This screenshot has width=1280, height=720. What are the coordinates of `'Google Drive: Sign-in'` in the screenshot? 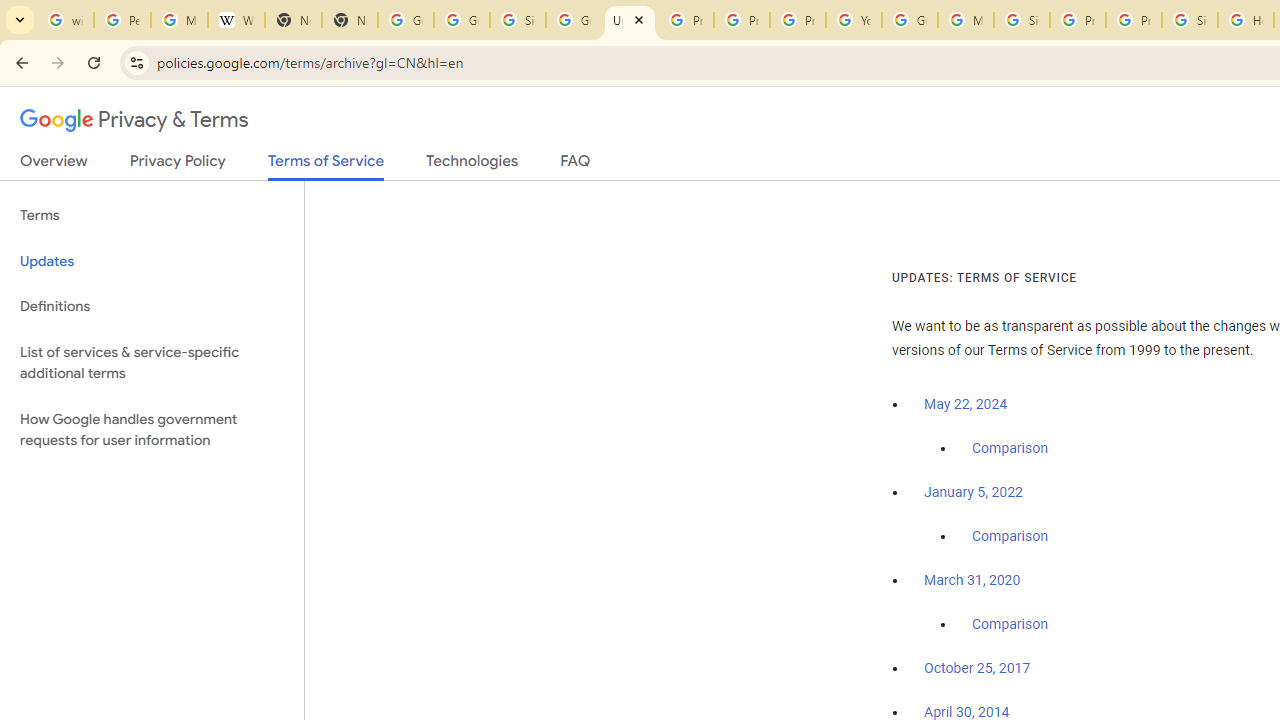 It's located at (461, 20).